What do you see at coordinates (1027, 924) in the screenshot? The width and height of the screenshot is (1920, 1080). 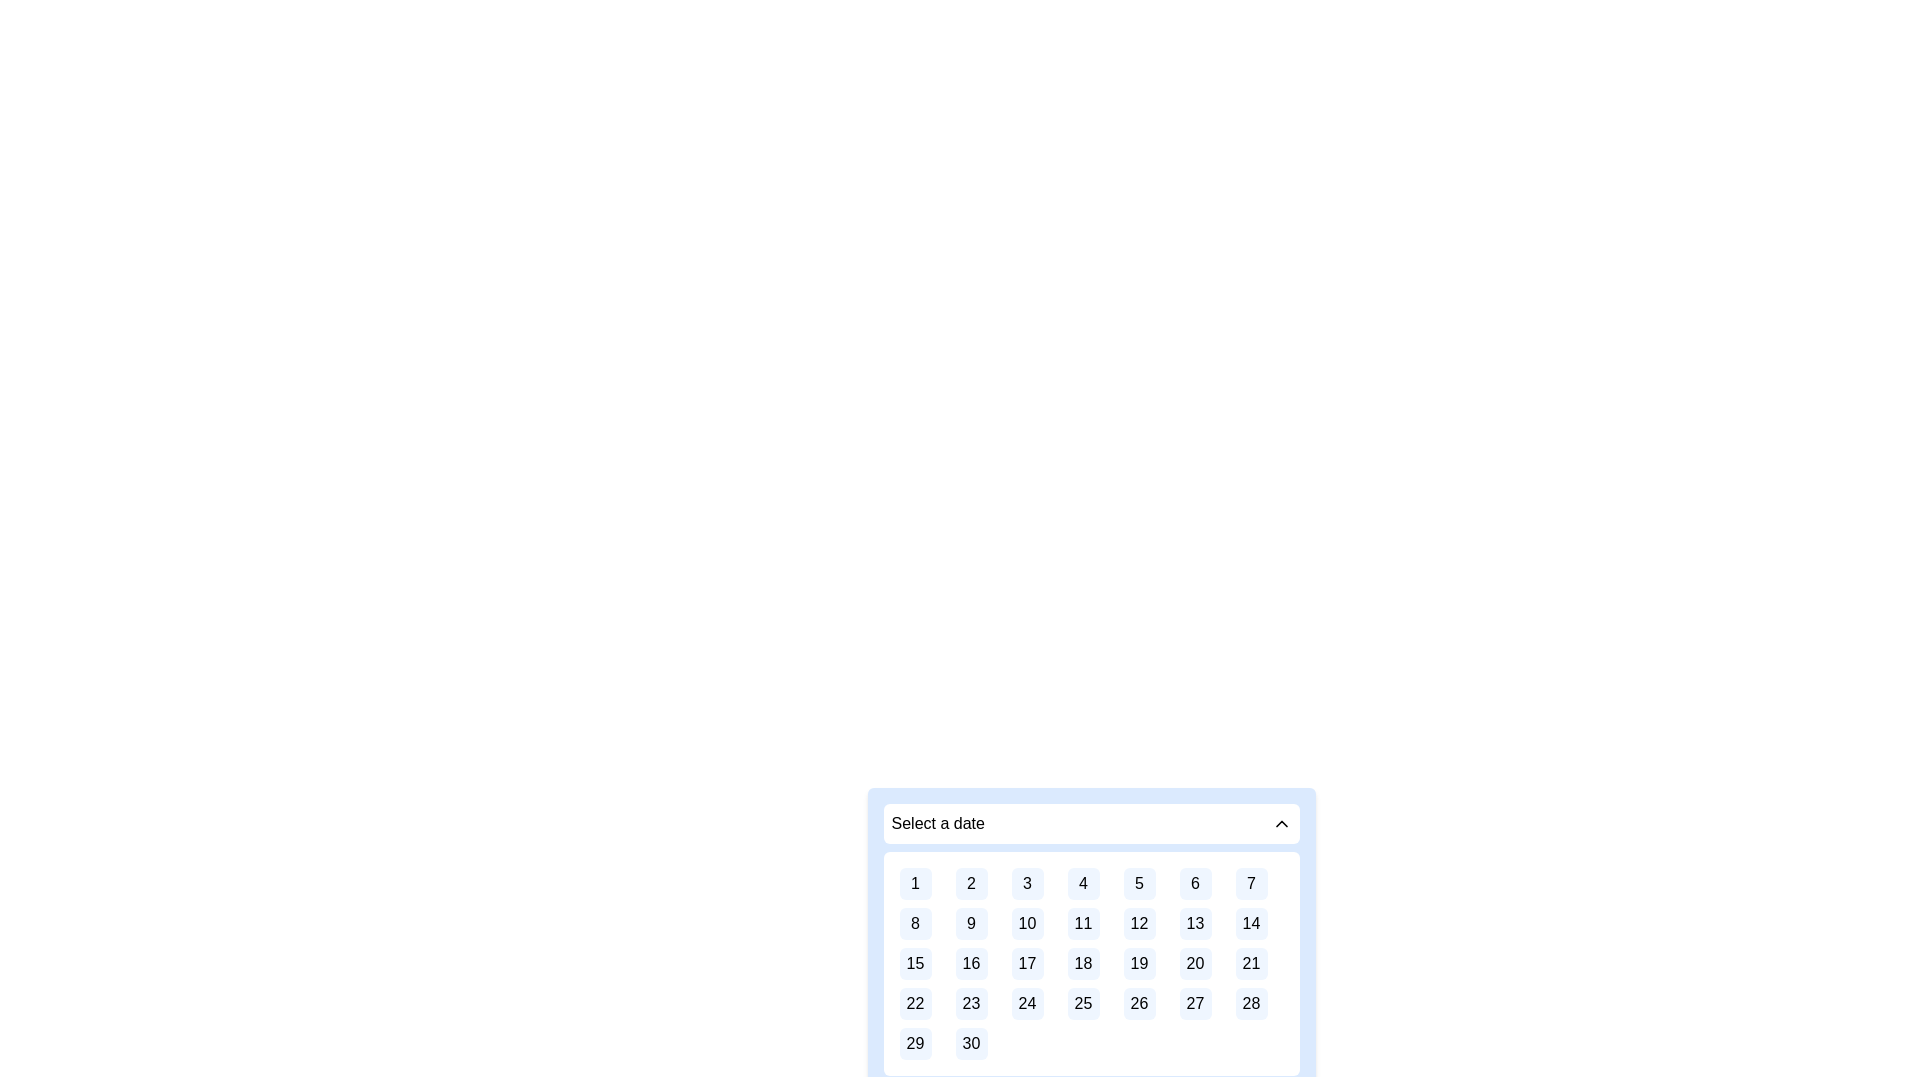 I see `the square-shaped button with a light blue background and the text '10'` at bounding box center [1027, 924].